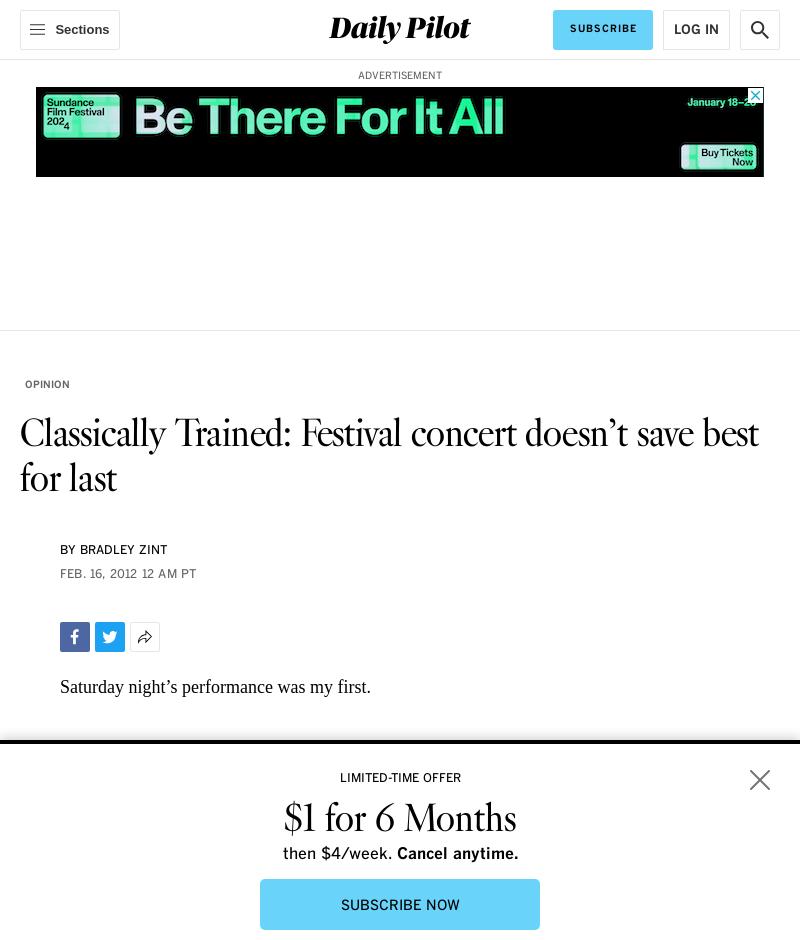  What do you see at coordinates (140, 574) in the screenshot?
I see `'12 AM PT'` at bounding box center [140, 574].